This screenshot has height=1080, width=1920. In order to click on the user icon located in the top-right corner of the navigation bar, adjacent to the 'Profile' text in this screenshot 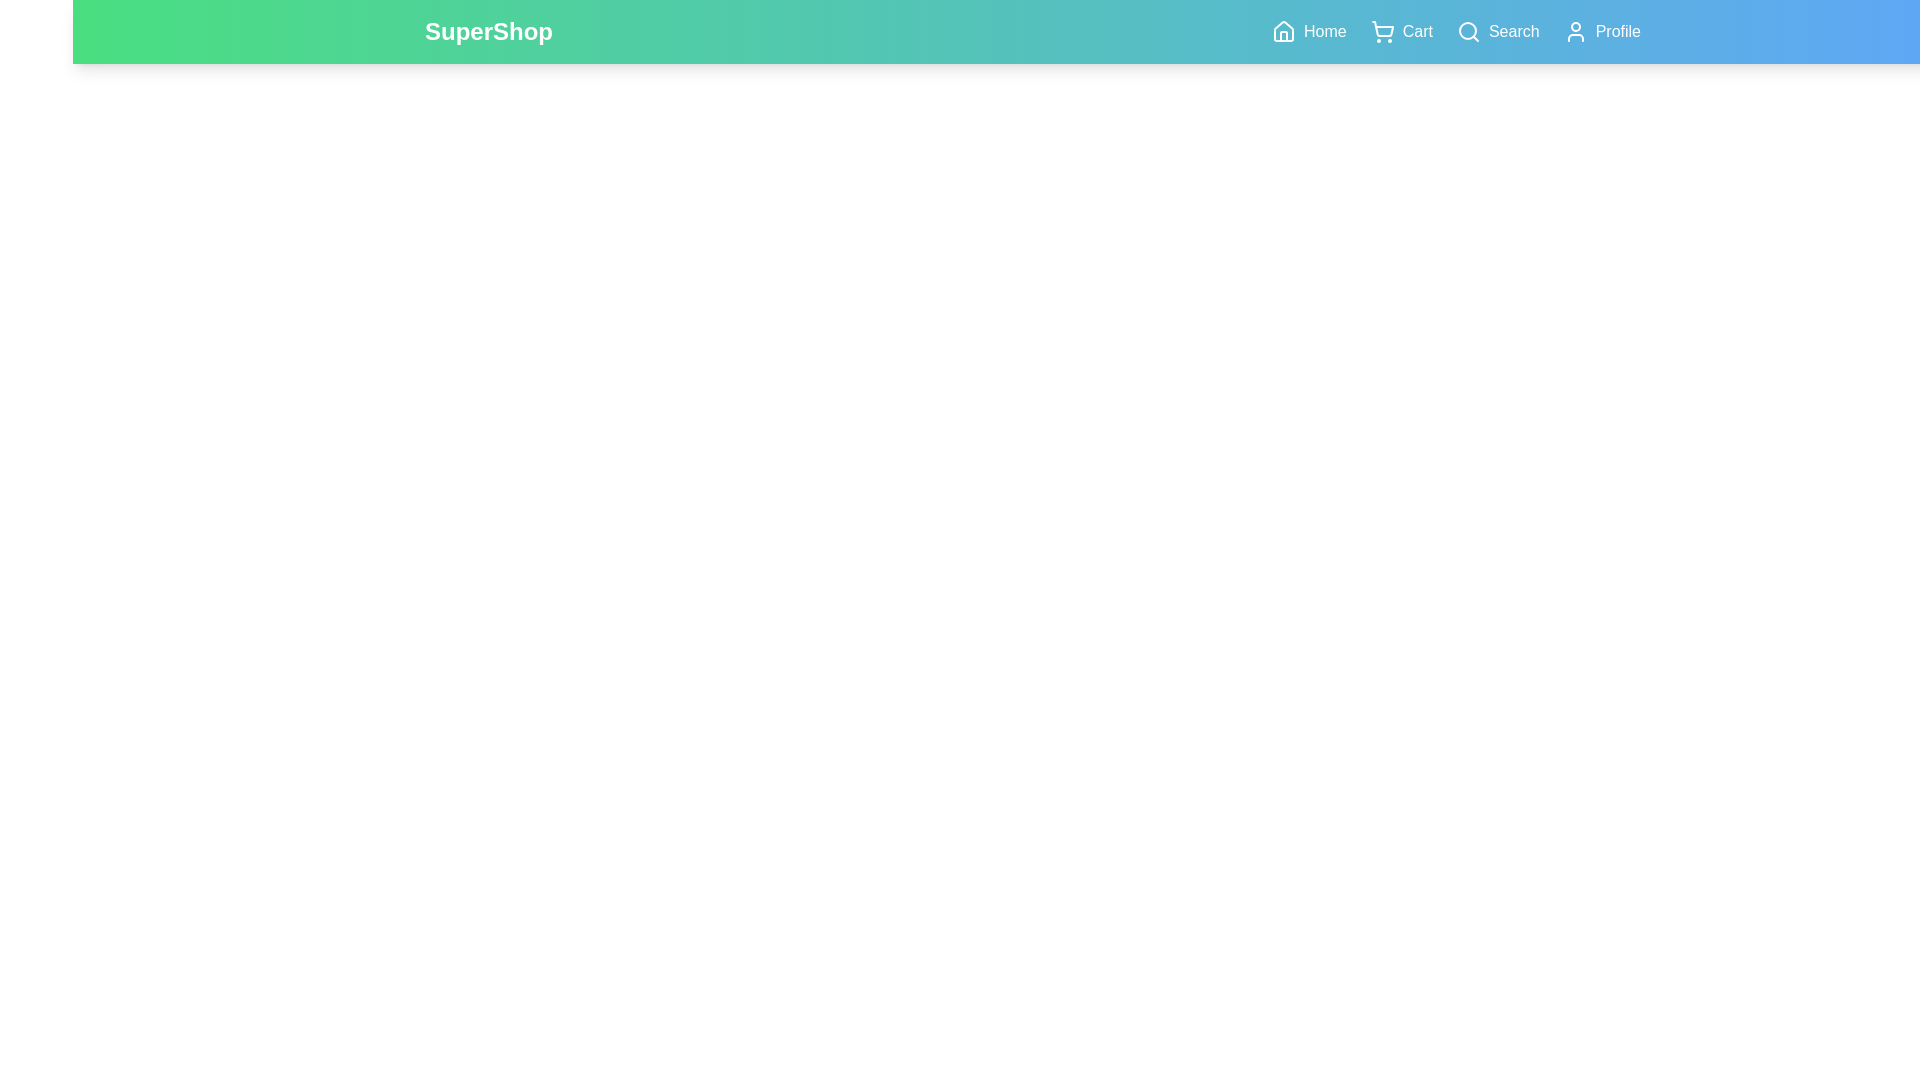, I will do `click(1574, 31)`.